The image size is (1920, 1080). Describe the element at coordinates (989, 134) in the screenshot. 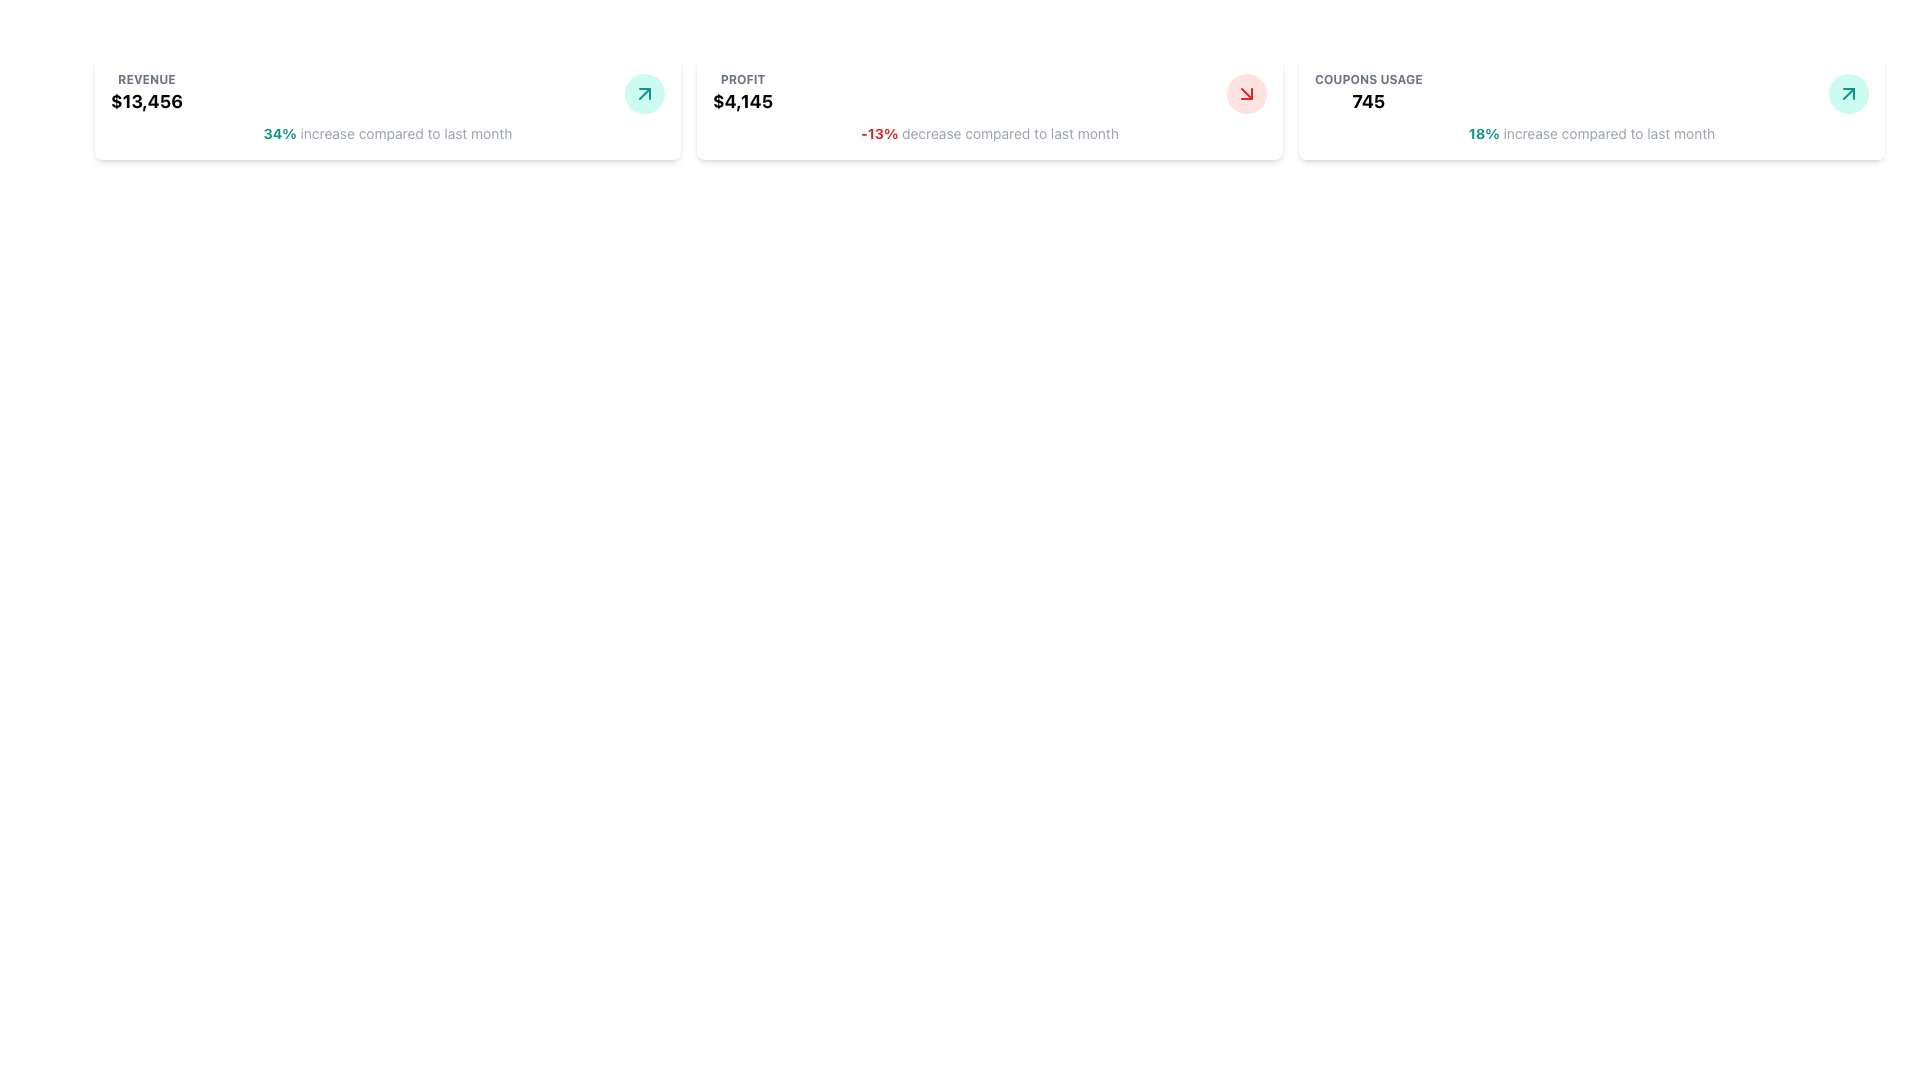

I see `information from the Text Label indicating a negative change in performance, which is located below the main numeric value '$4,145' in the 'Profit' card` at that location.